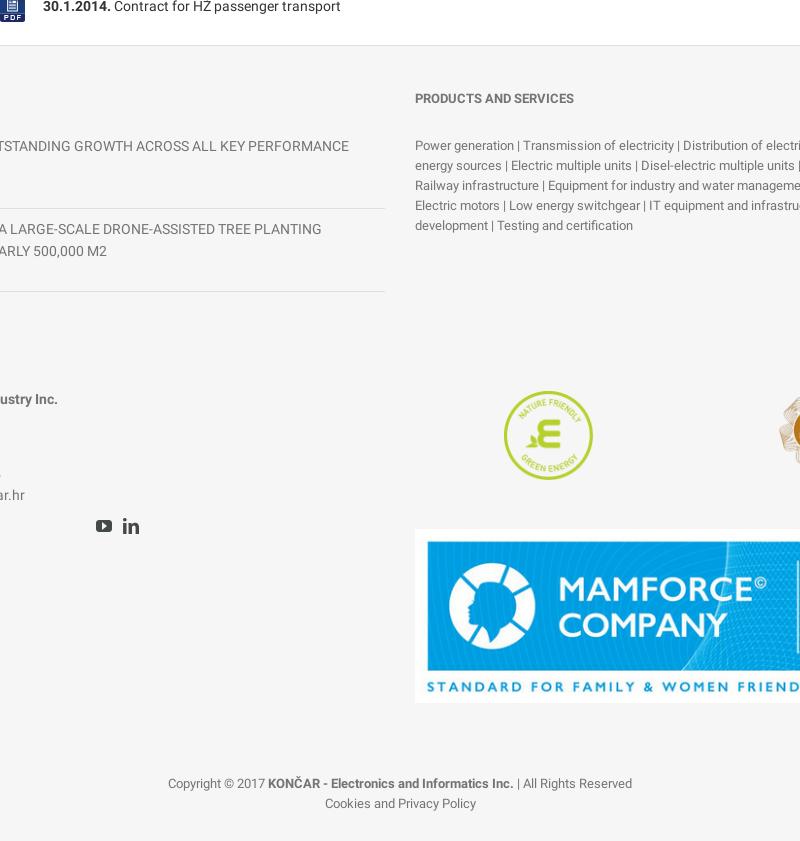 The height and width of the screenshot is (841, 800). I want to click on 'Power generation', so click(465, 144).